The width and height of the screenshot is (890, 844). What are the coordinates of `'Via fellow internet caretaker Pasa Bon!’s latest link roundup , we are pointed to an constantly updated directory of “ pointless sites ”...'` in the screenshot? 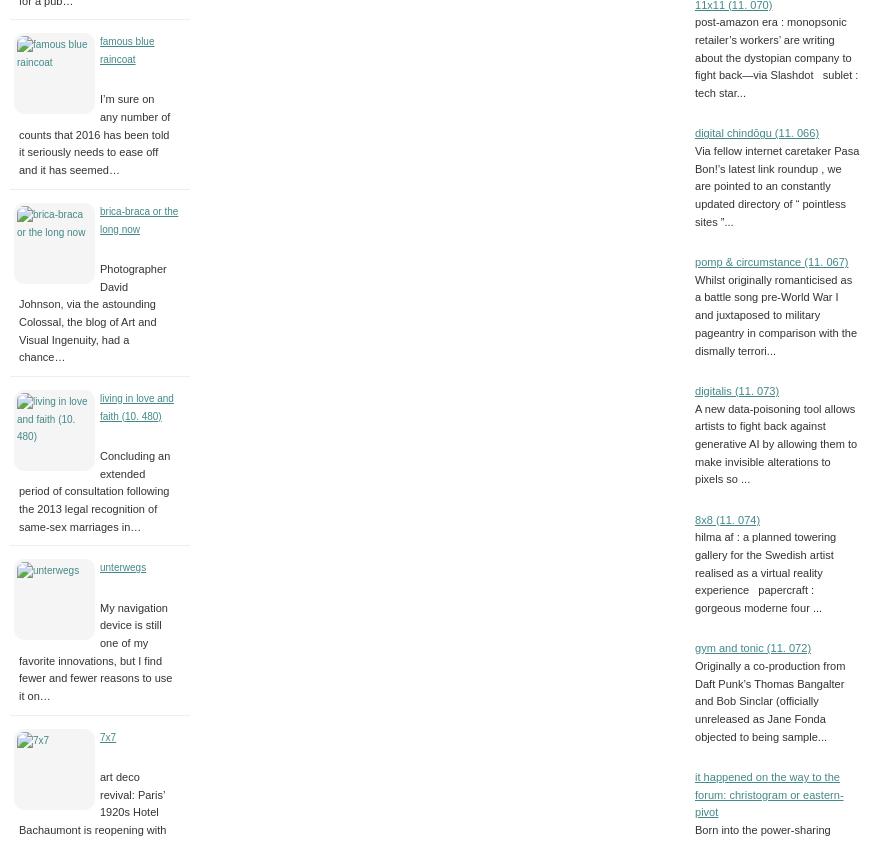 It's located at (776, 186).